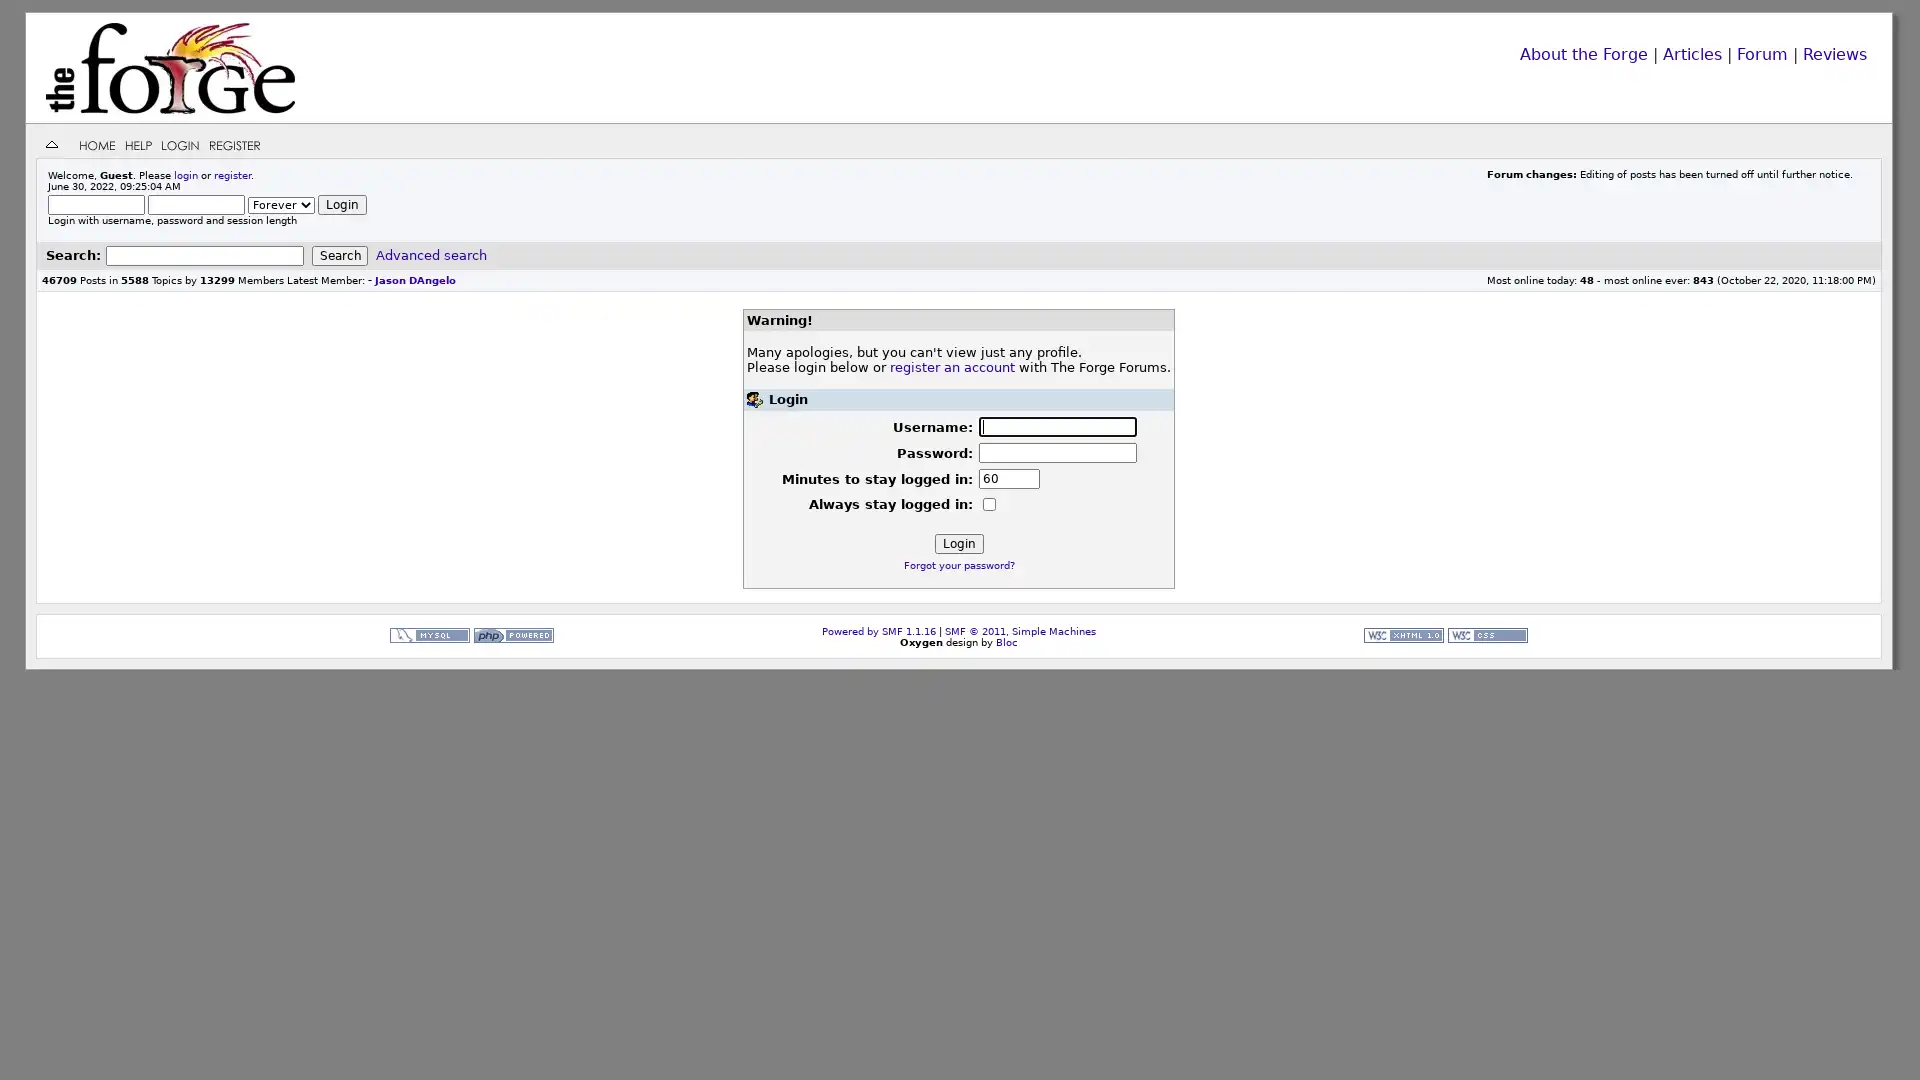 The height and width of the screenshot is (1080, 1920). I want to click on Search, so click(340, 254).